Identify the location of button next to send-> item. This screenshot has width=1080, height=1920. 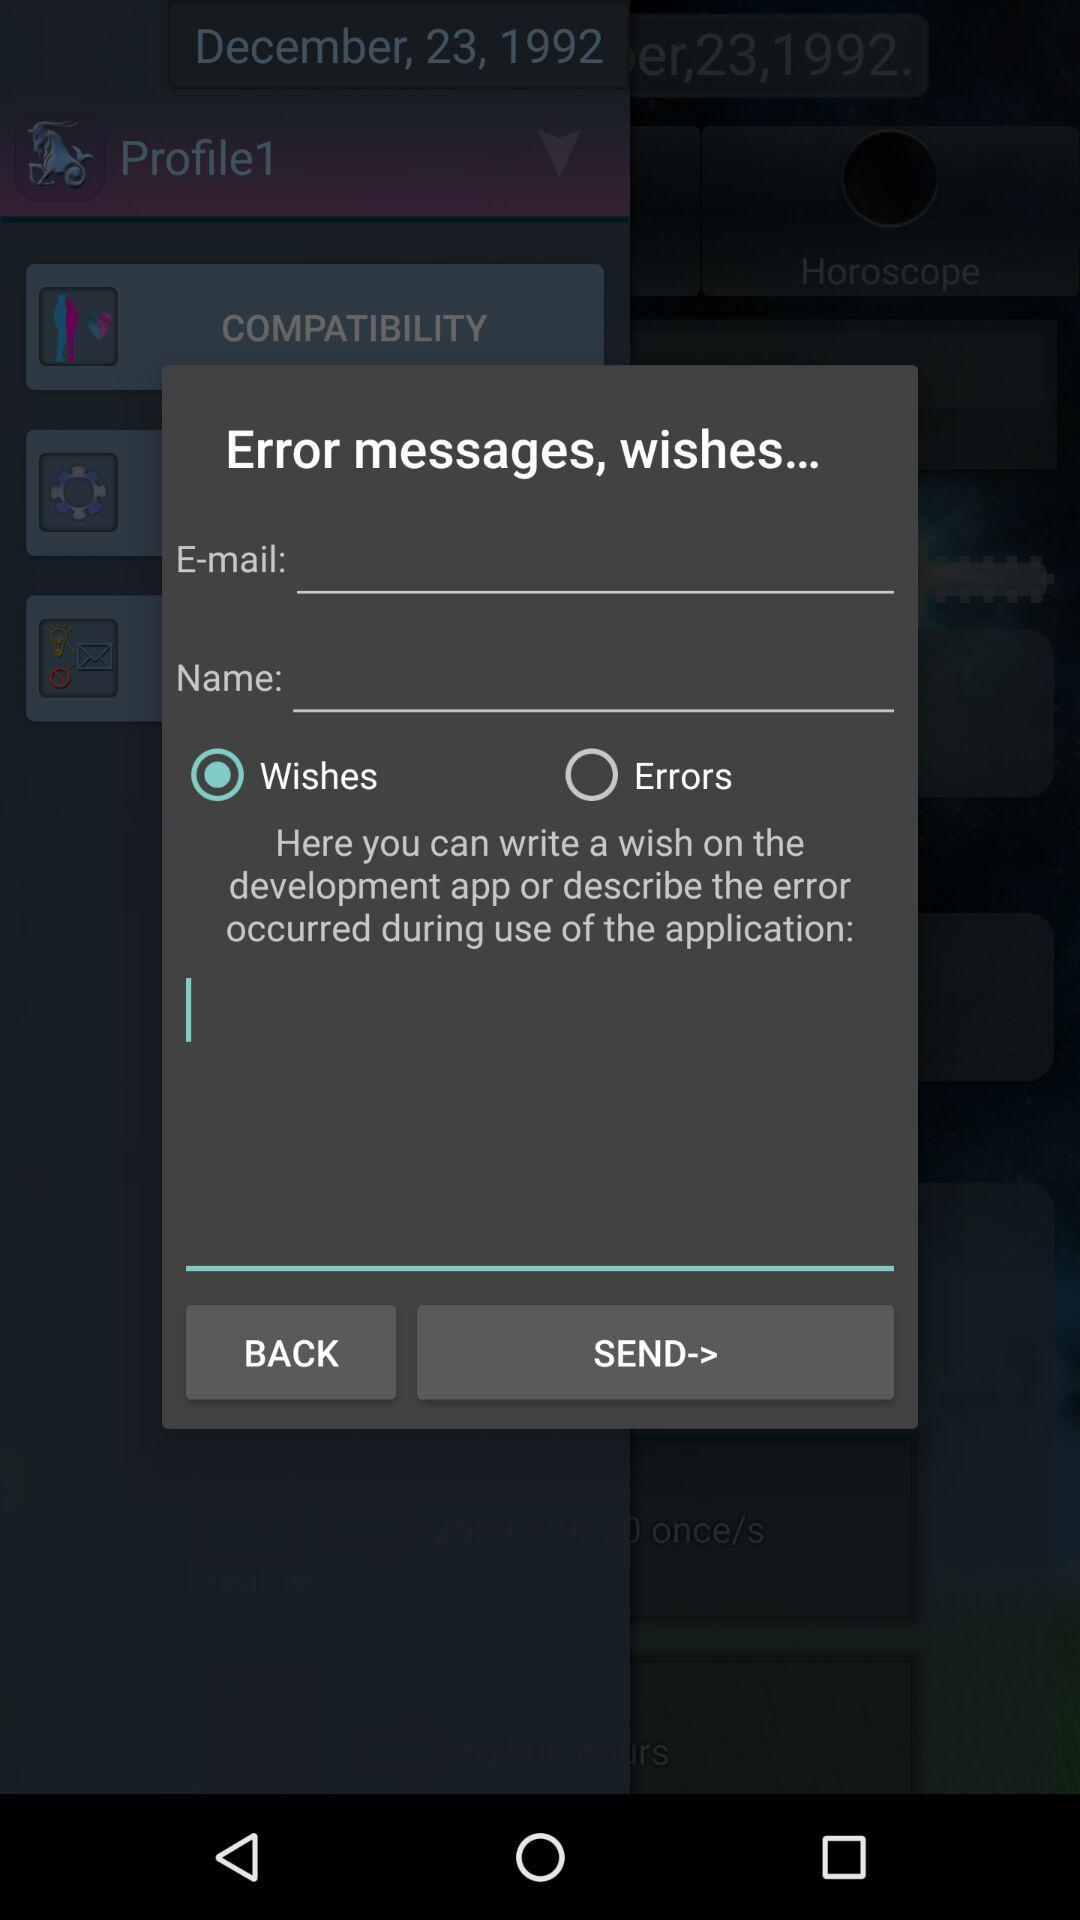
(290, 1352).